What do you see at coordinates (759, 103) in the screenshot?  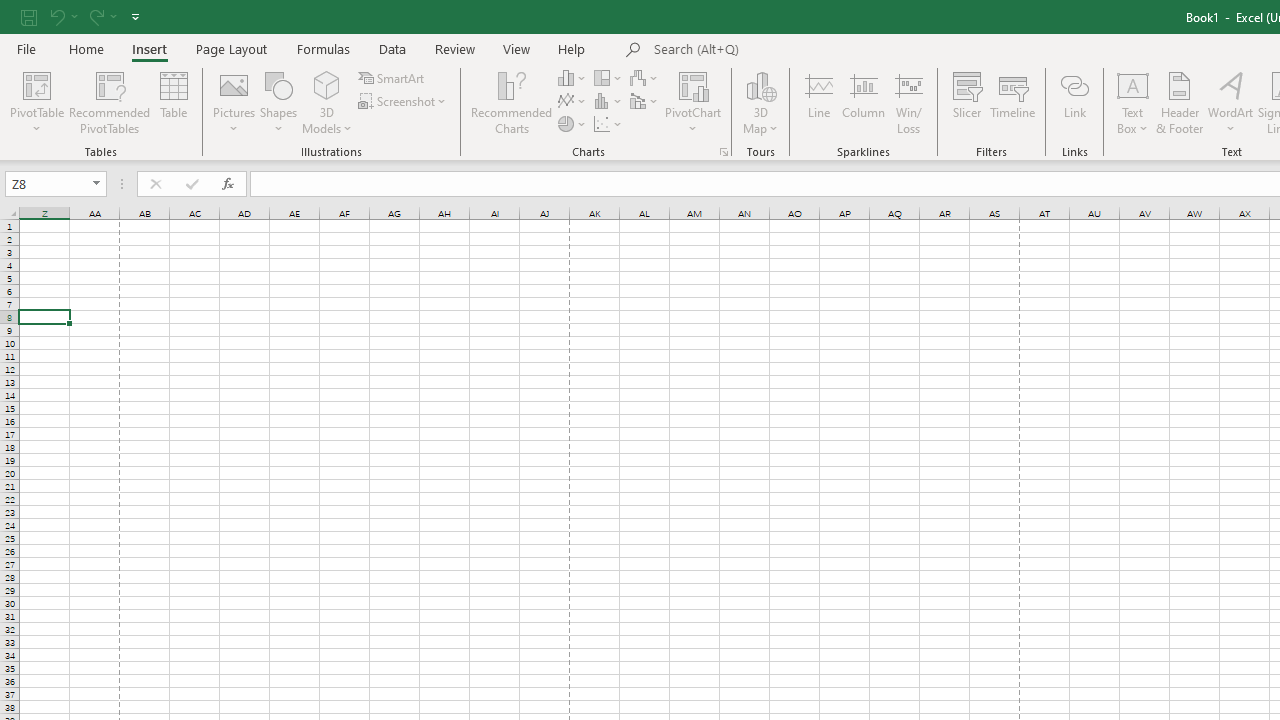 I see `'3D Map'` at bounding box center [759, 103].